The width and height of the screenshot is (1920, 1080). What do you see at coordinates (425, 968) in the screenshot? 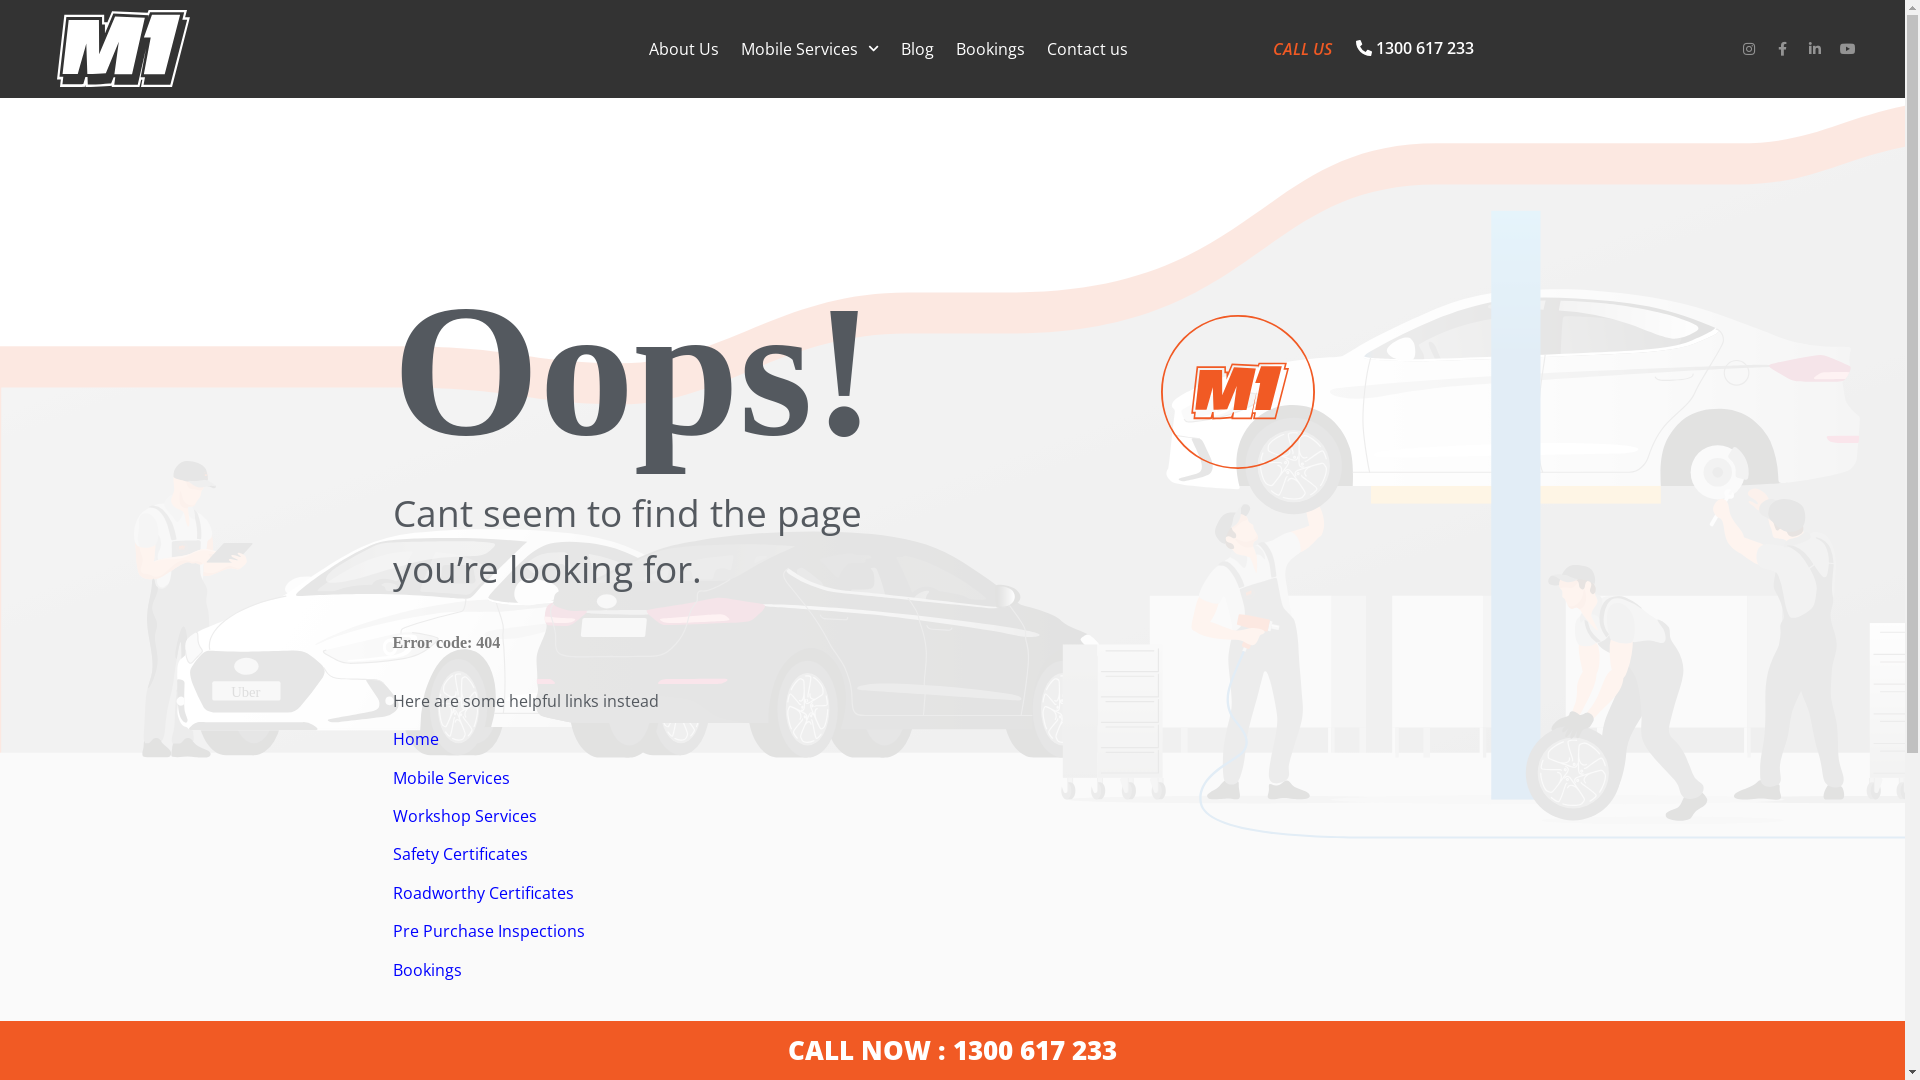
I see `'Bookings'` at bounding box center [425, 968].